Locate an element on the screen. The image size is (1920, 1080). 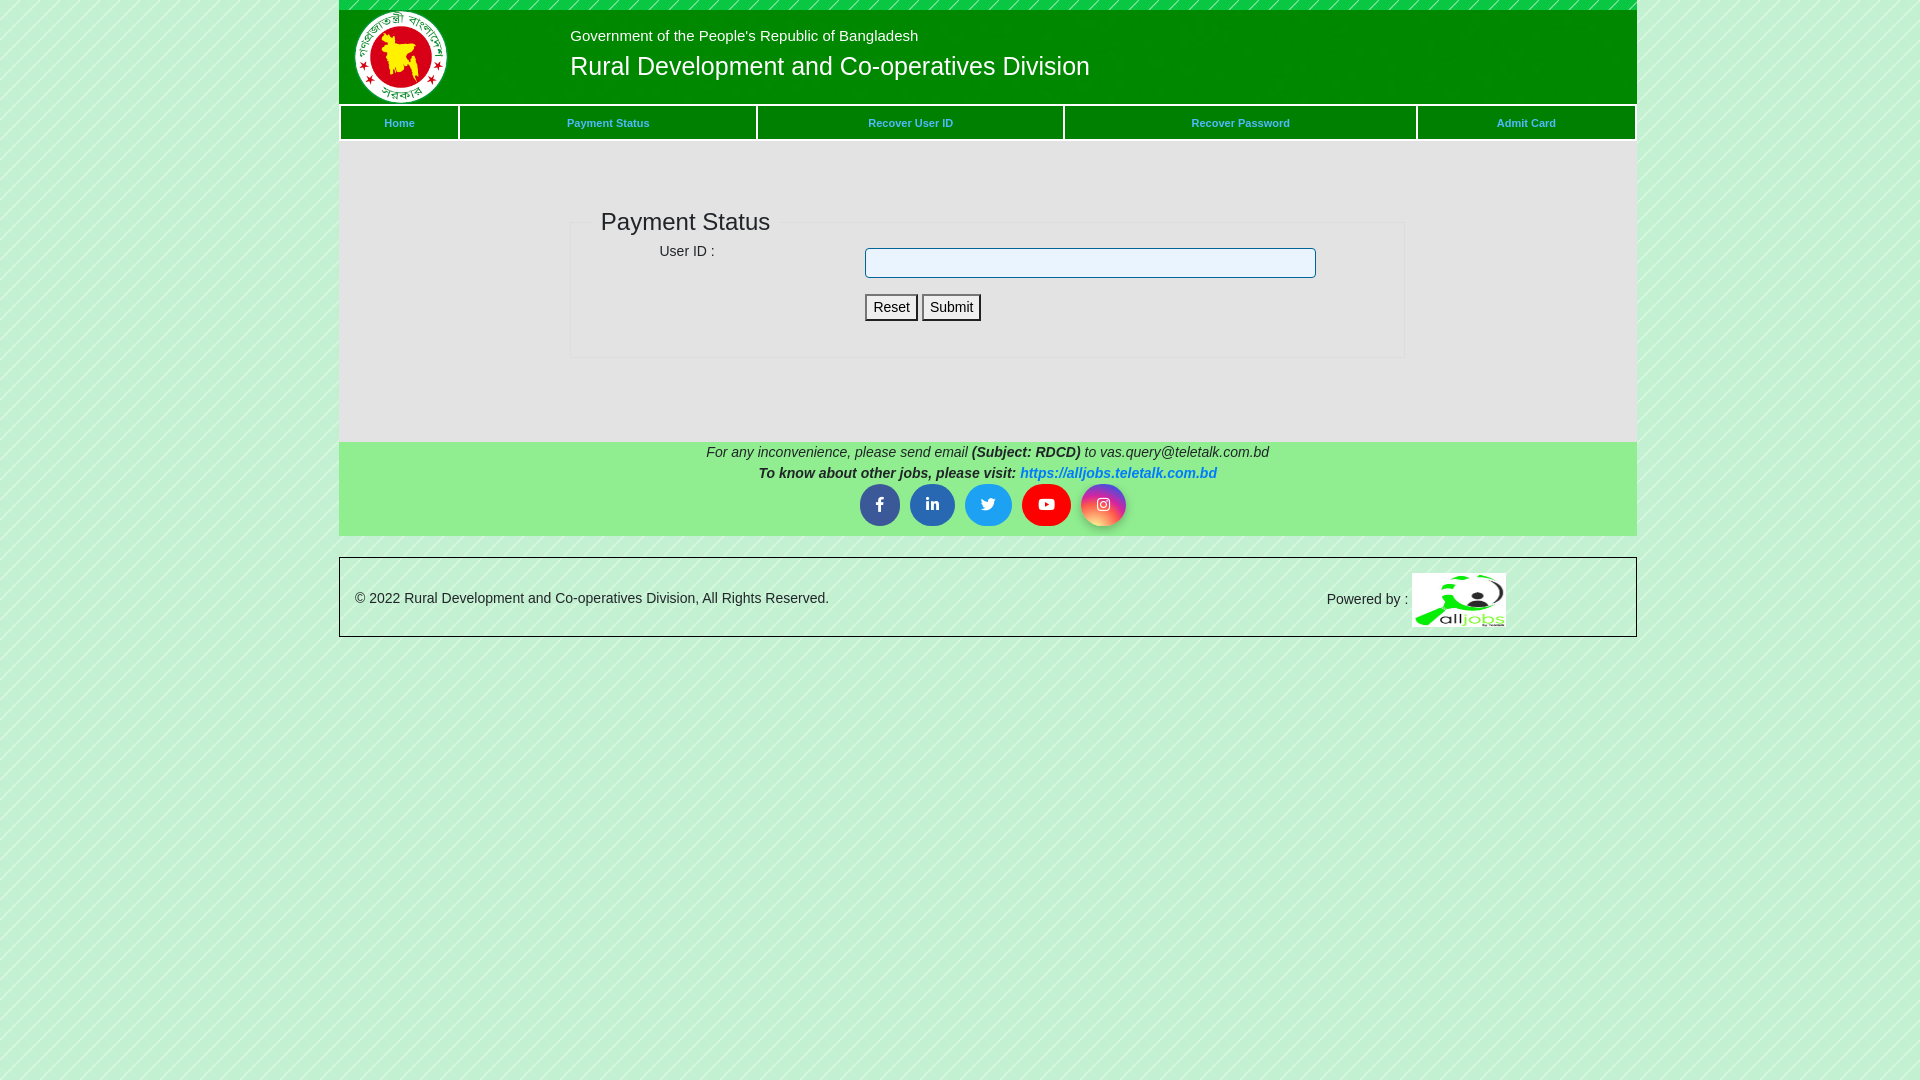
'Twitter' is located at coordinates (988, 504).